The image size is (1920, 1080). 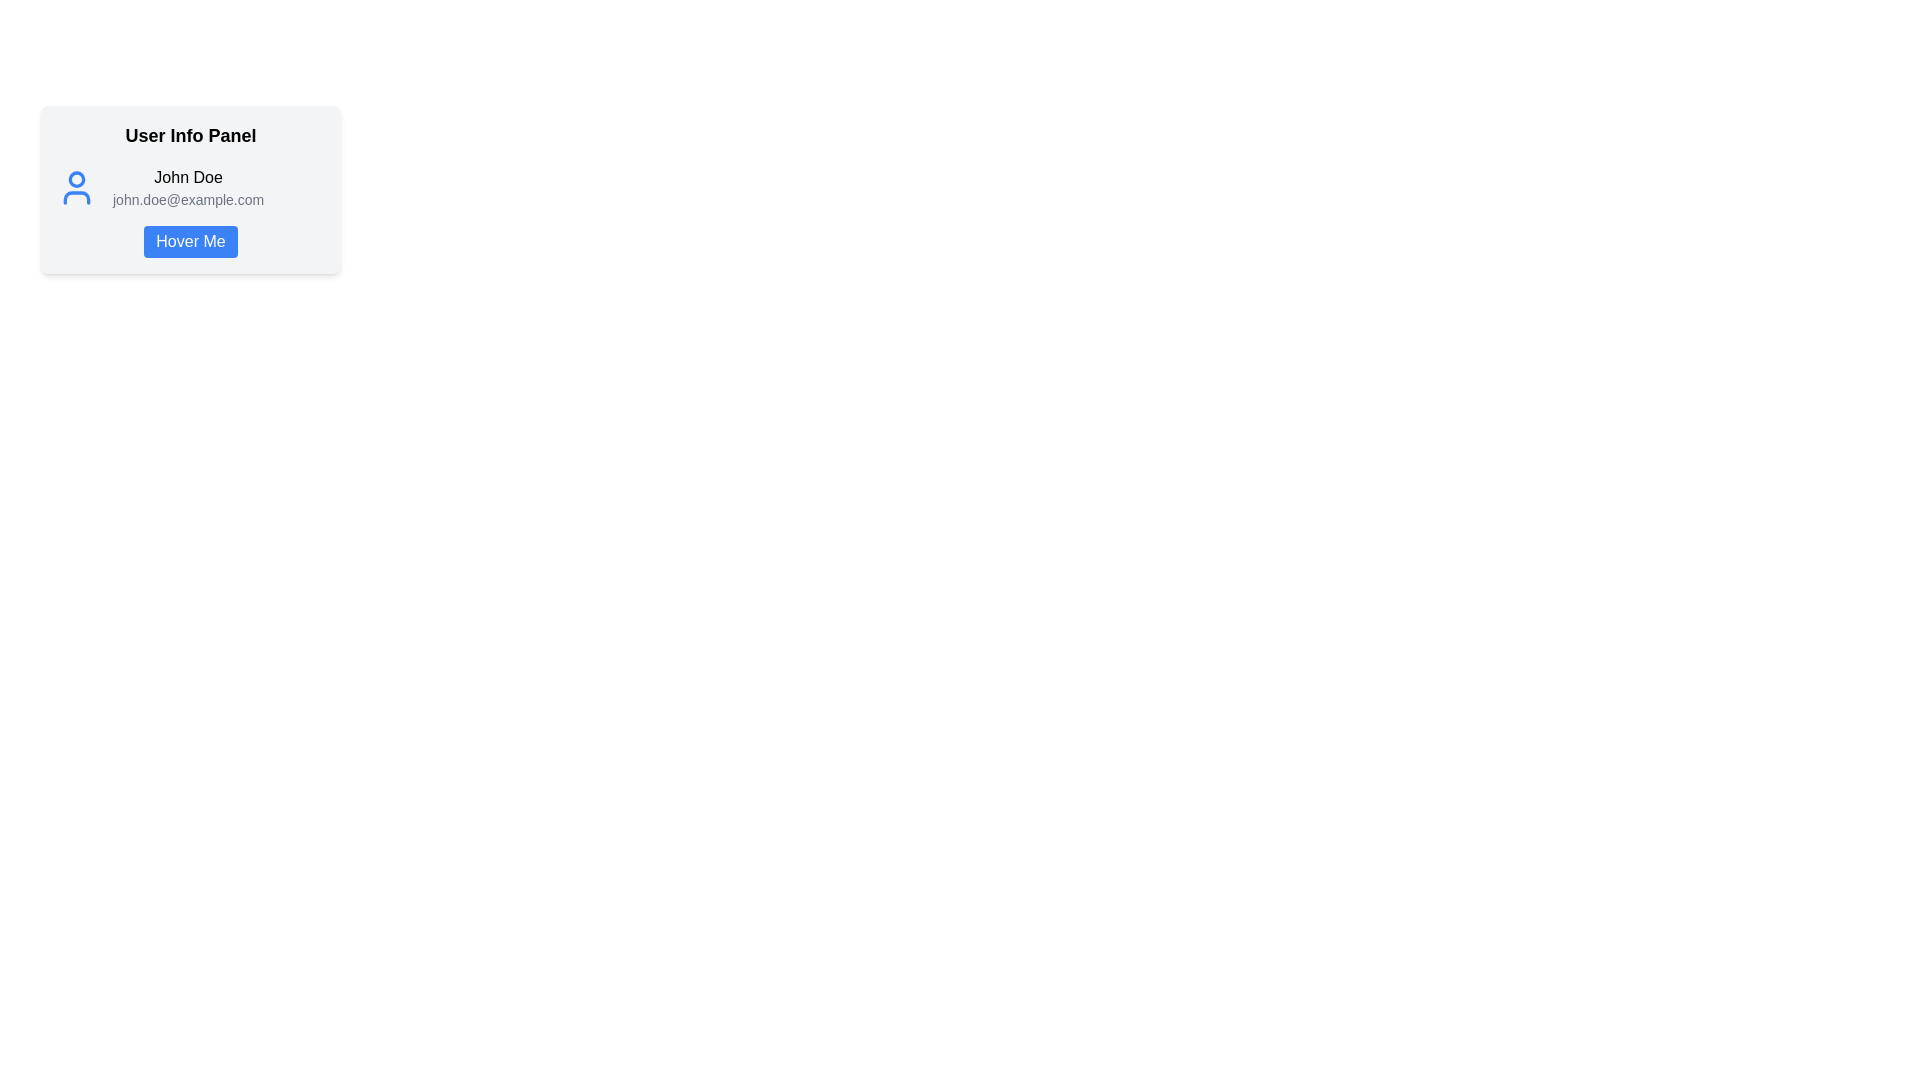 I want to click on the text label that serves as the heading for the user information panel, located at the top of the card-like structure, so click(x=191, y=135).